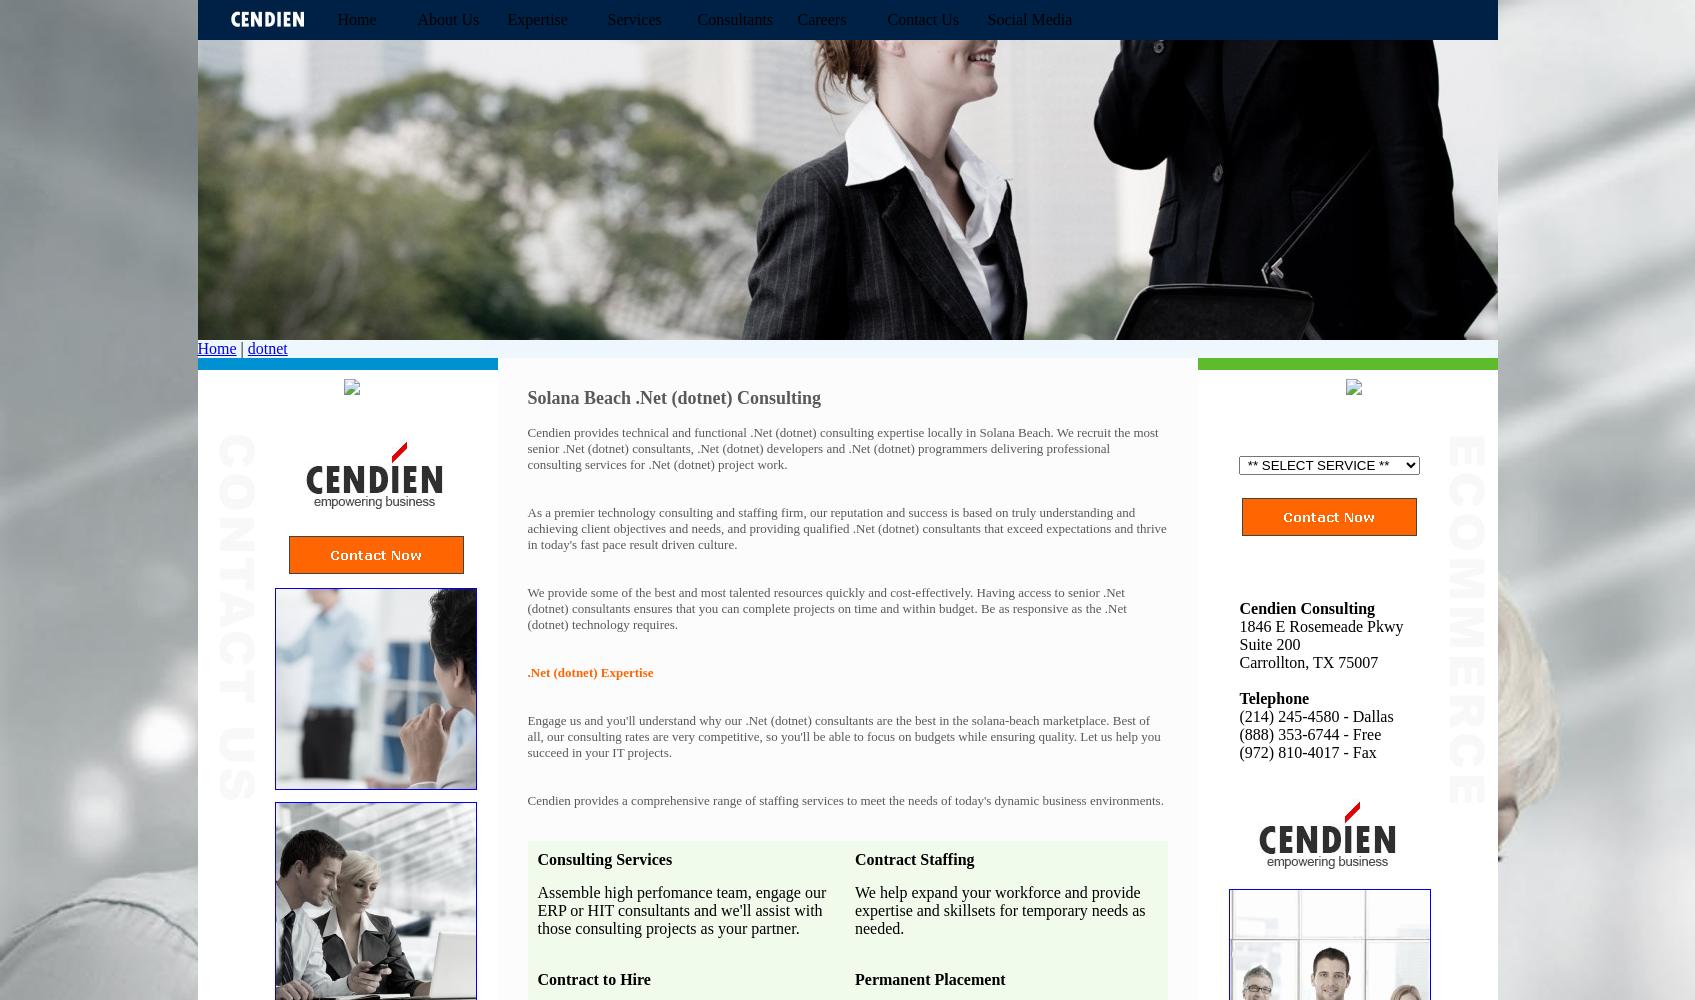 The height and width of the screenshot is (1000, 1695). I want to click on 'Suite 200', so click(1268, 644).